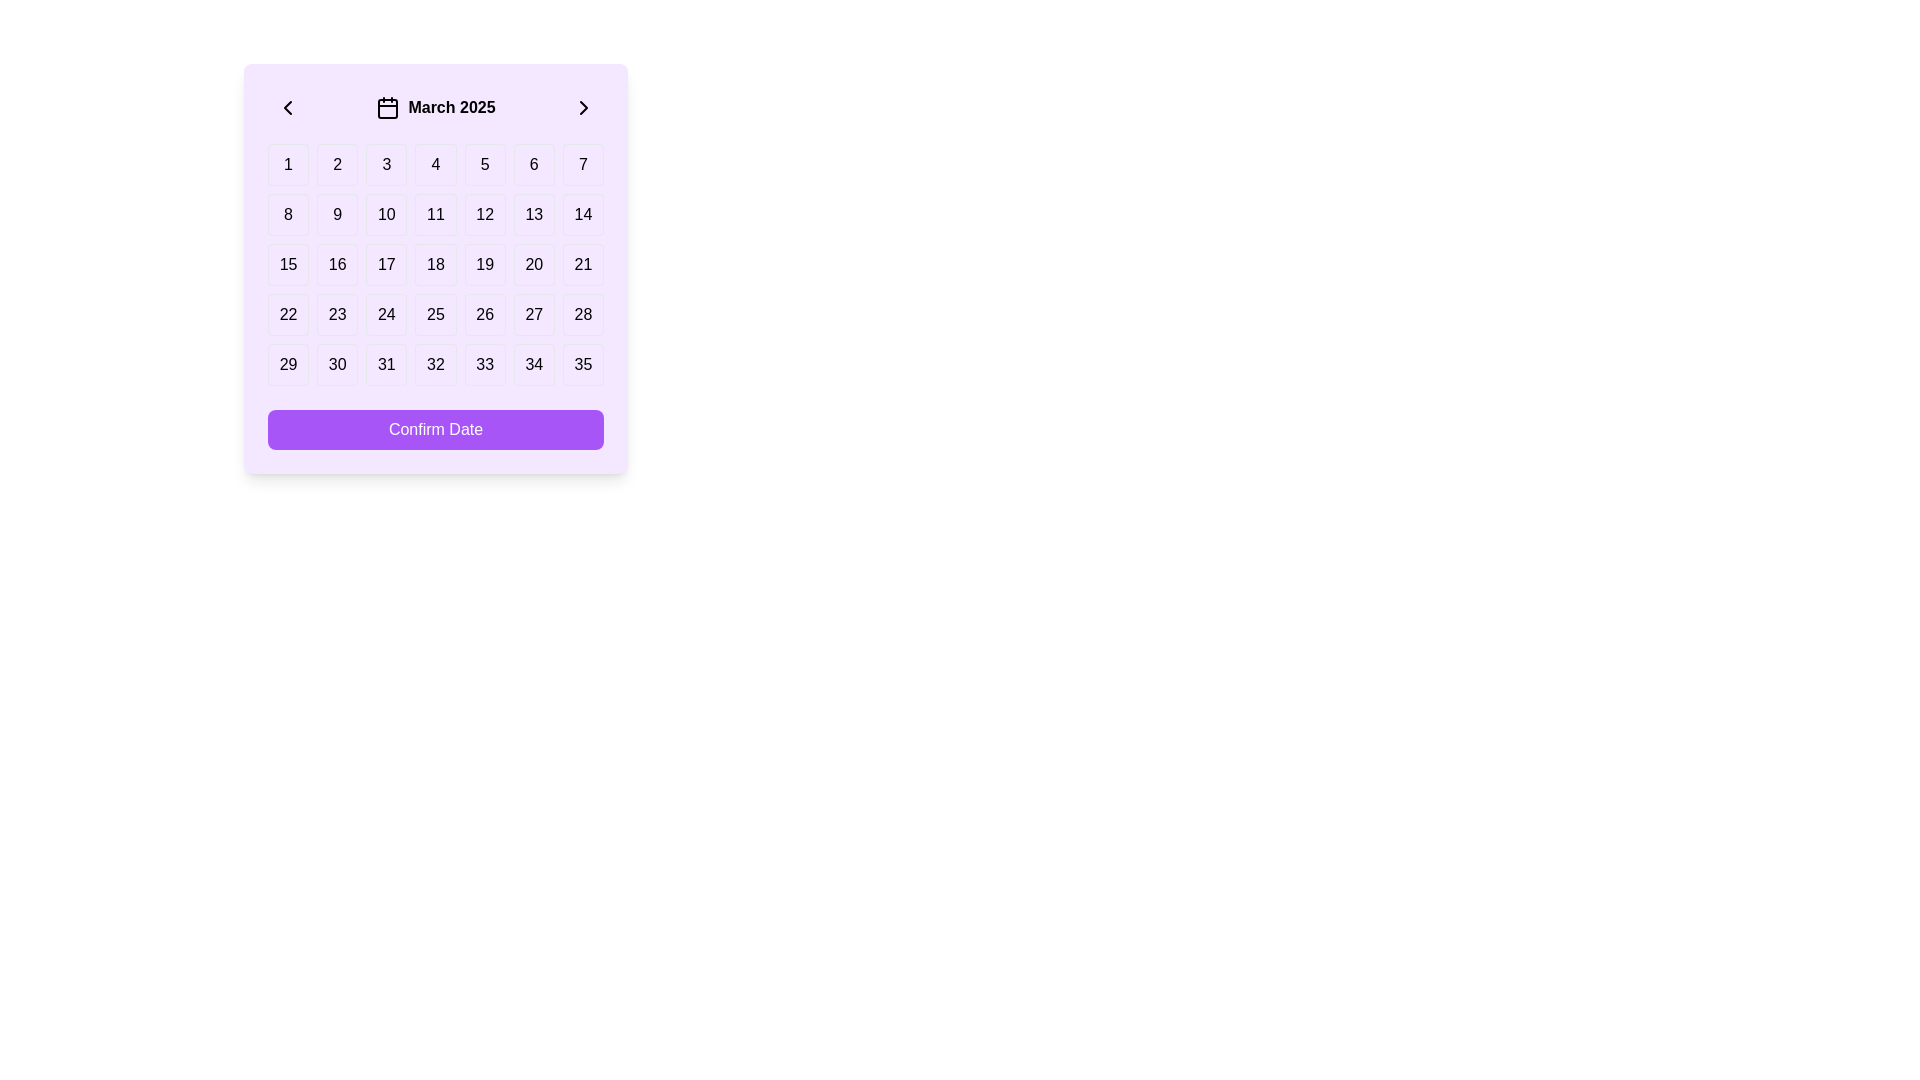 The height and width of the screenshot is (1080, 1920). What do you see at coordinates (287, 164) in the screenshot?
I see `the small rectangular button with rounded corners and centered black text displaying the number '1'` at bounding box center [287, 164].